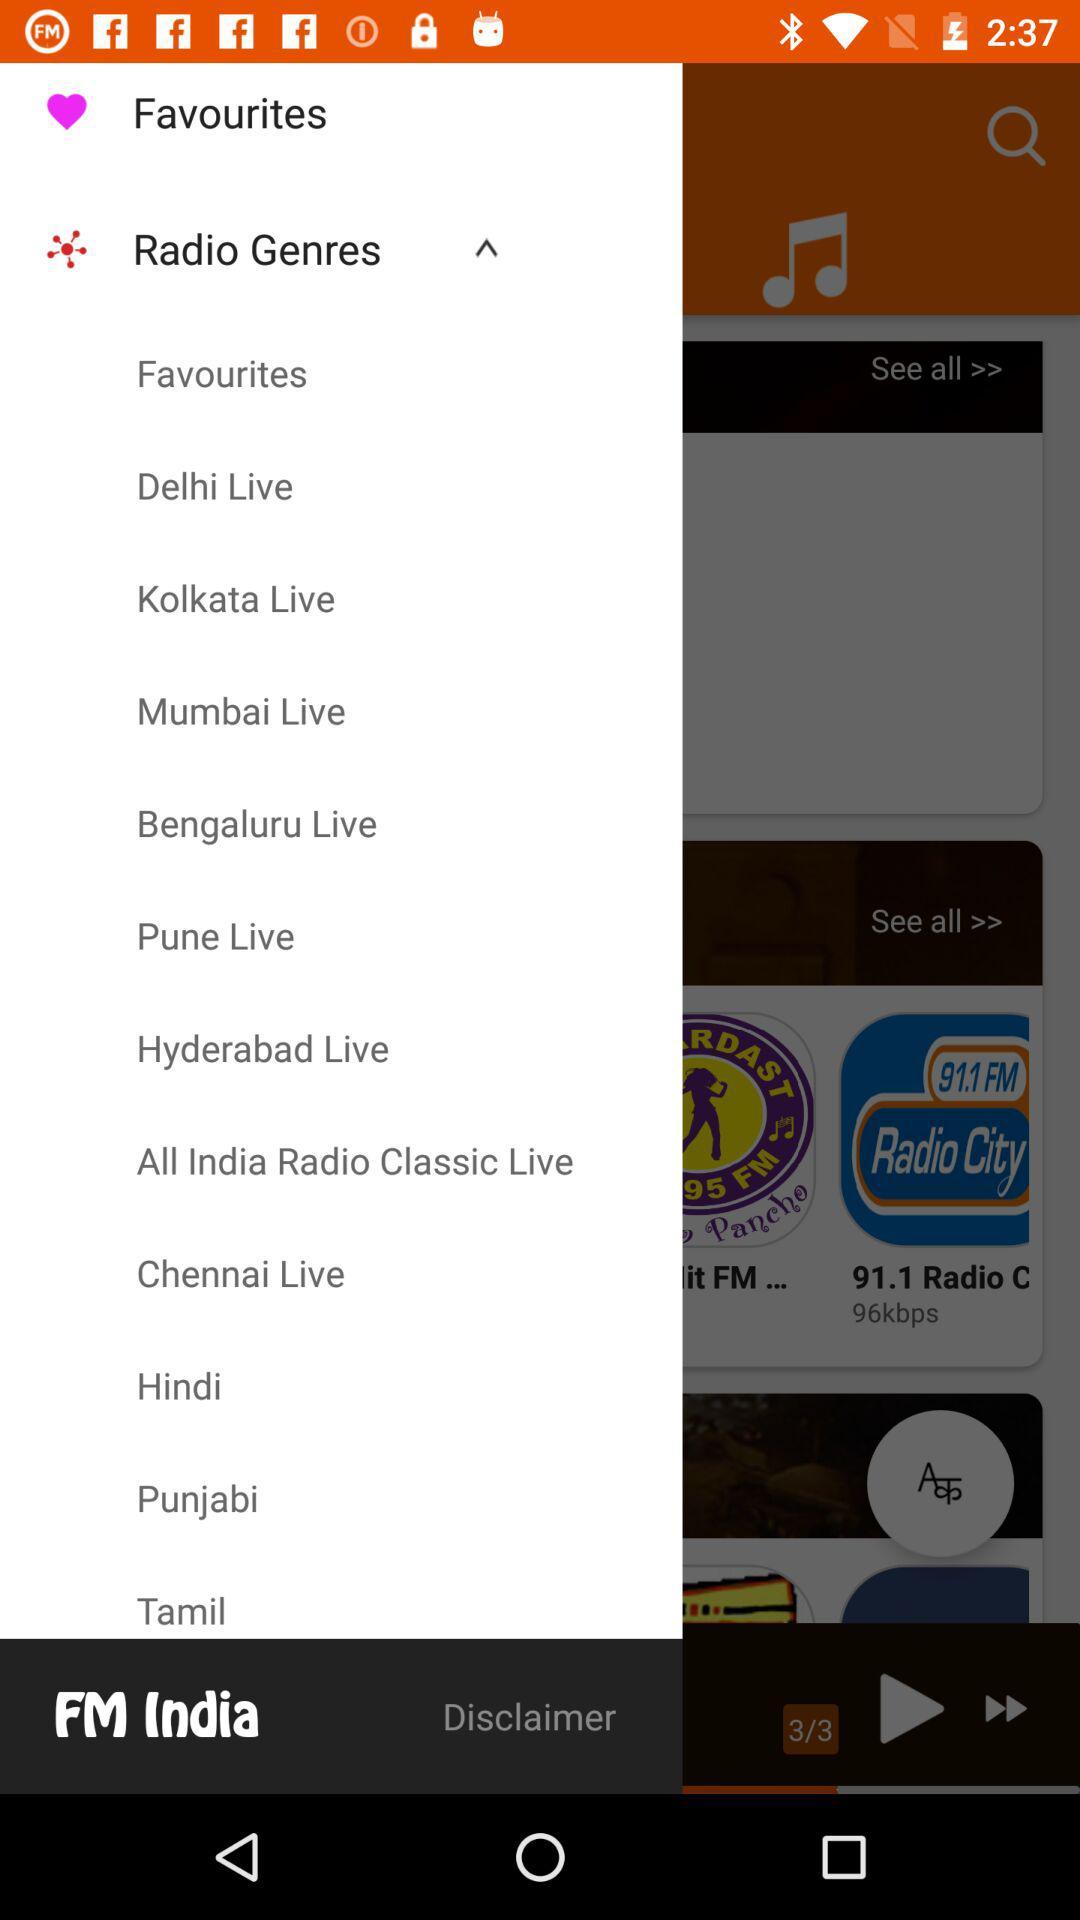  What do you see at coordinates (906, 1707) in the screenshot?
I see `the play icon` at bounding box center [906, 1707].